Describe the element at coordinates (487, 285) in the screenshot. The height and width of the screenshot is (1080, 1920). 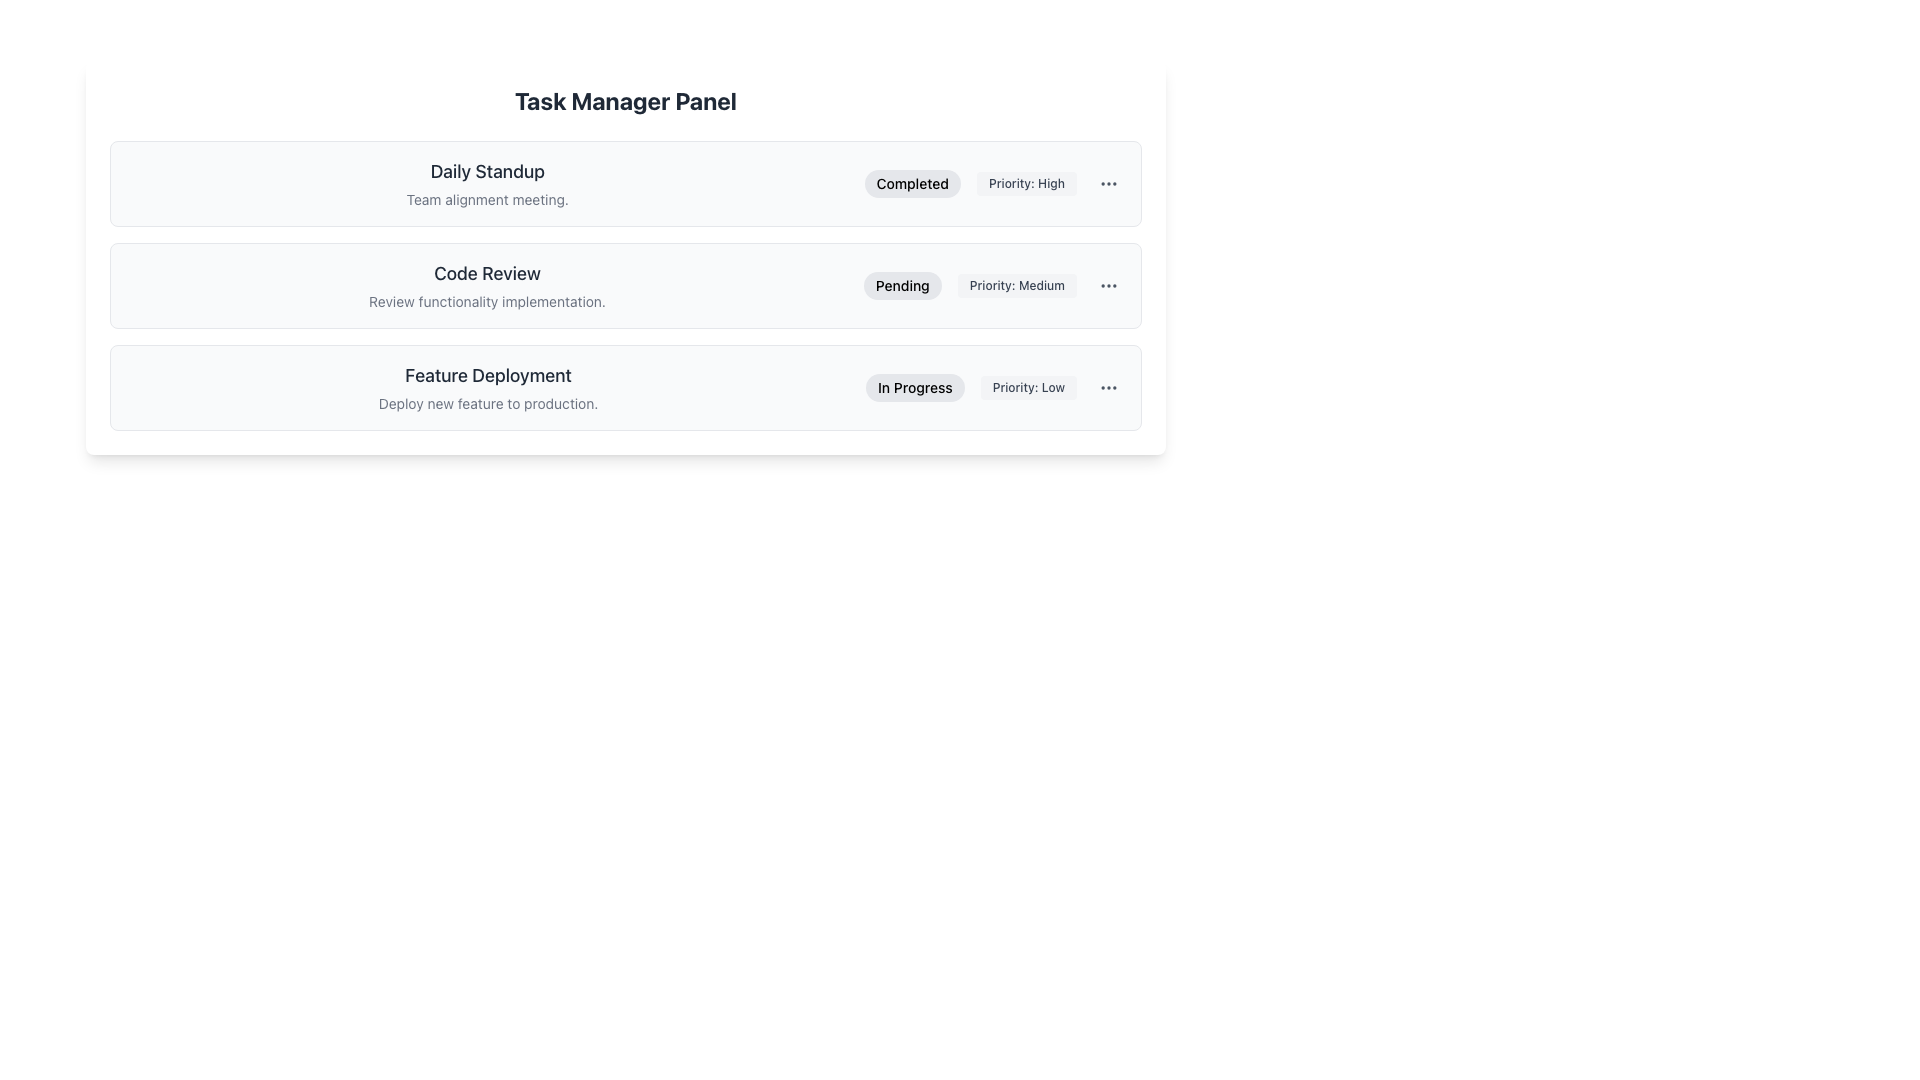
I see `the 'Code Review' task information text block, which displays its title and description, located in the center section of the second row of task items` at that location.